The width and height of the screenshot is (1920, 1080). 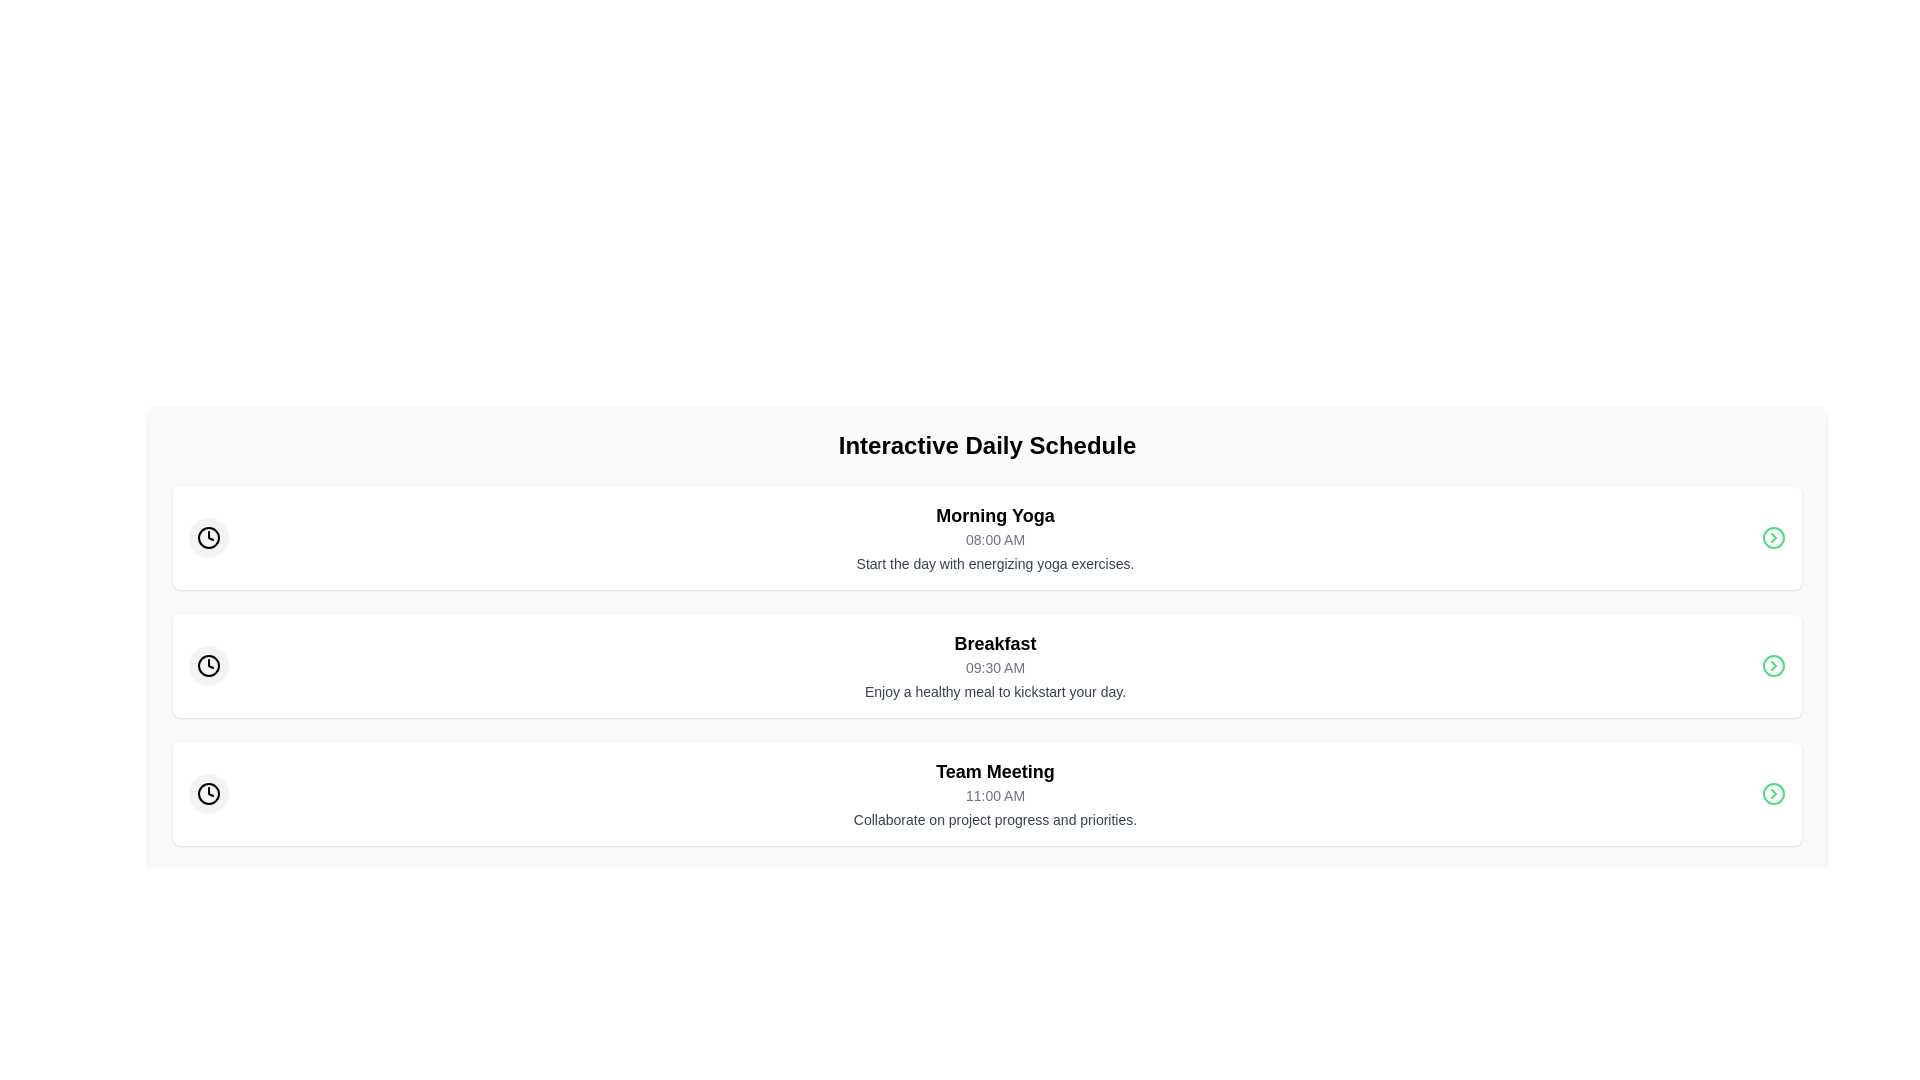 What do you see at coordinates (995, 793) in the screenshot?
I see `the 'Team Meeting' descriptive card` at bounding box center [995, 793].